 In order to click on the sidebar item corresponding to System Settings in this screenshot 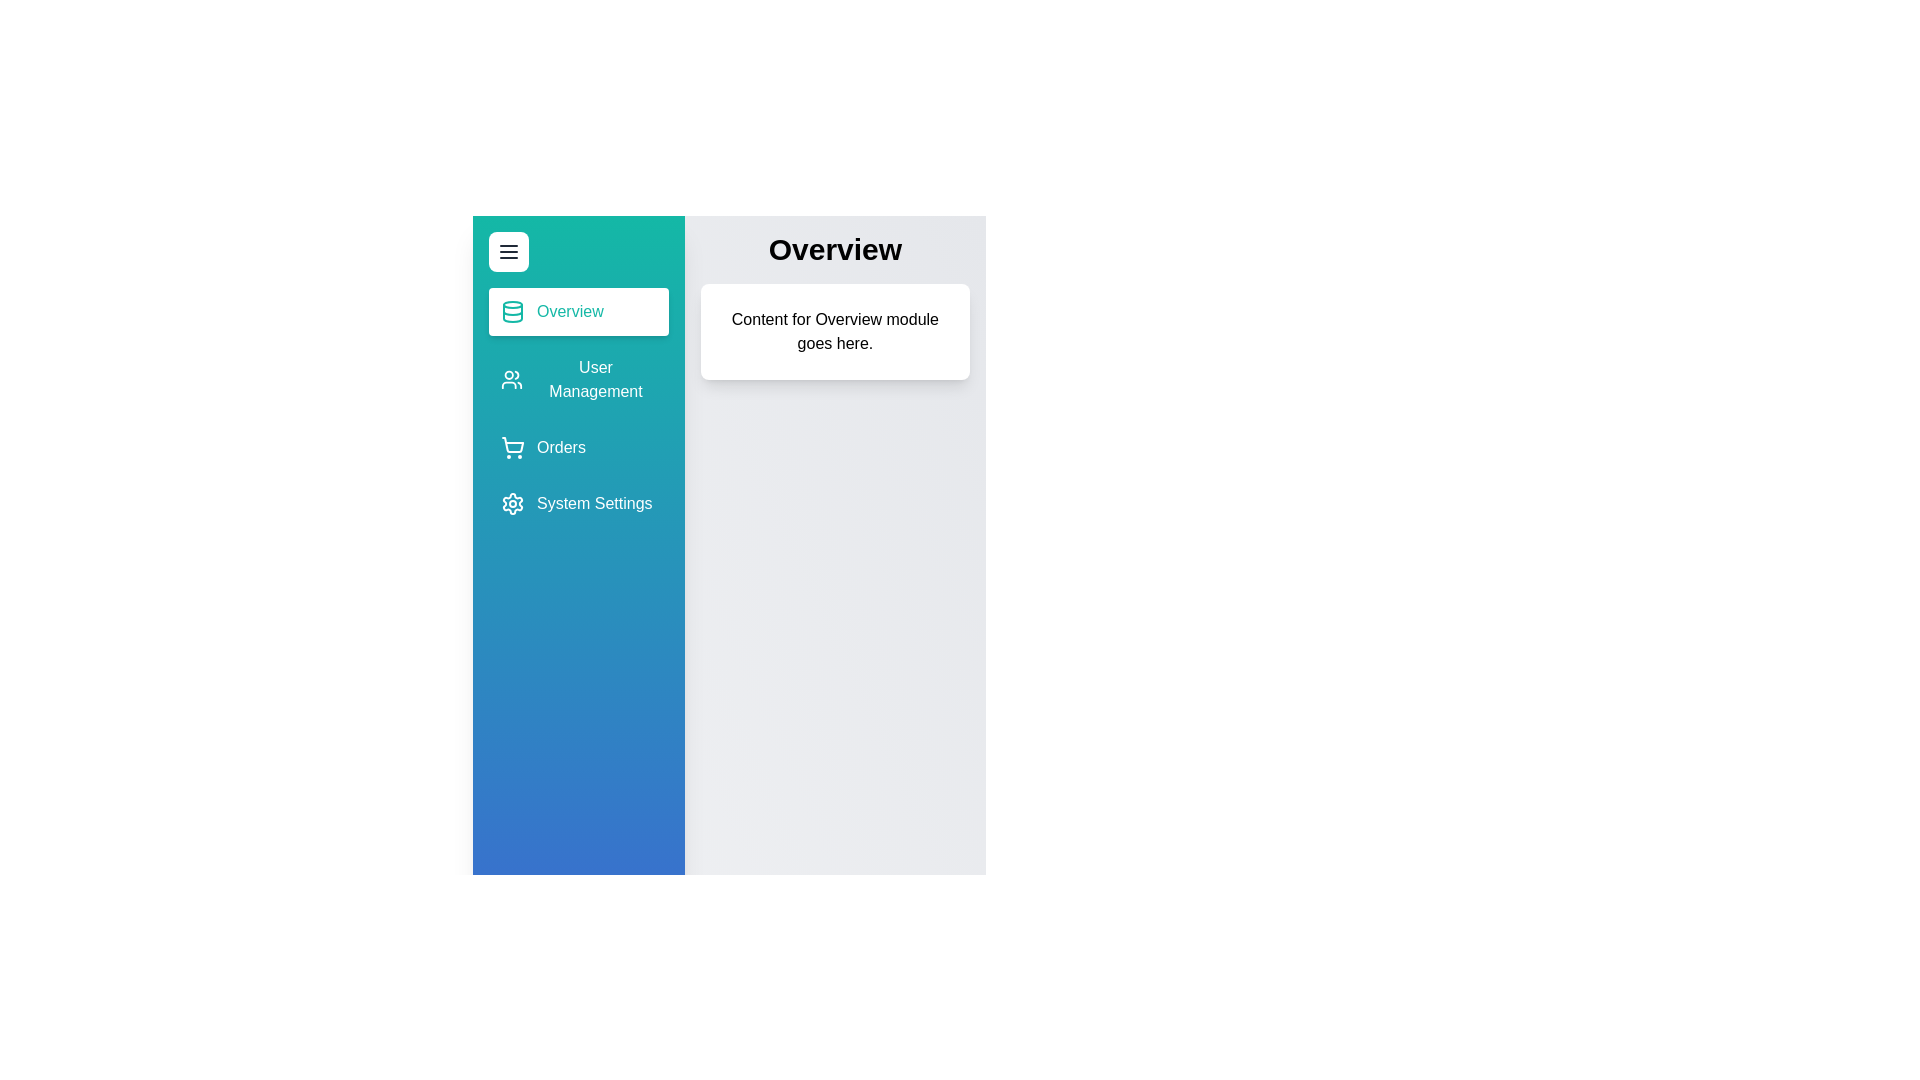, I will do `click(577, 503)`.